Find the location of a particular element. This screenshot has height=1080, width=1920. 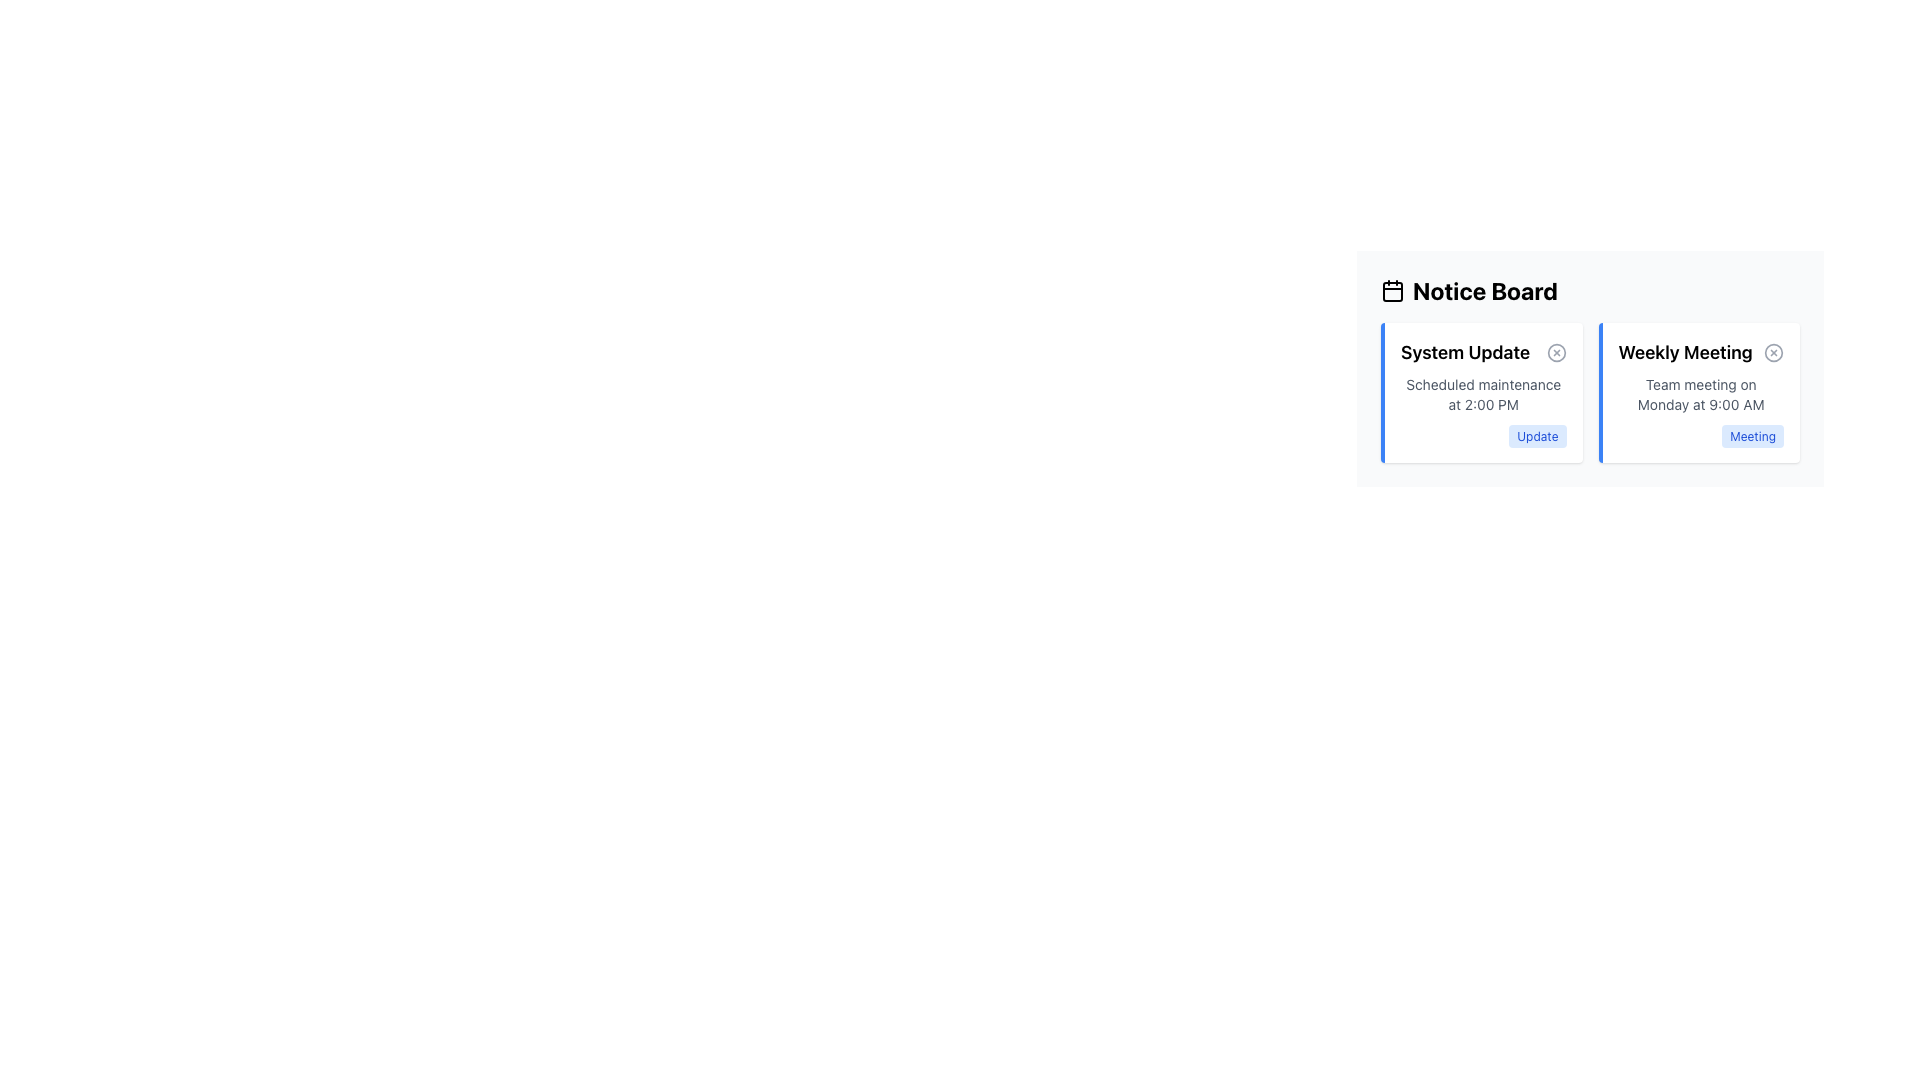

the 'Weekly Meeting' text label, which is styled with bold and large fonts and located in the second notice box under the 'Notice Board' section is located at coordinates (1700, 352).